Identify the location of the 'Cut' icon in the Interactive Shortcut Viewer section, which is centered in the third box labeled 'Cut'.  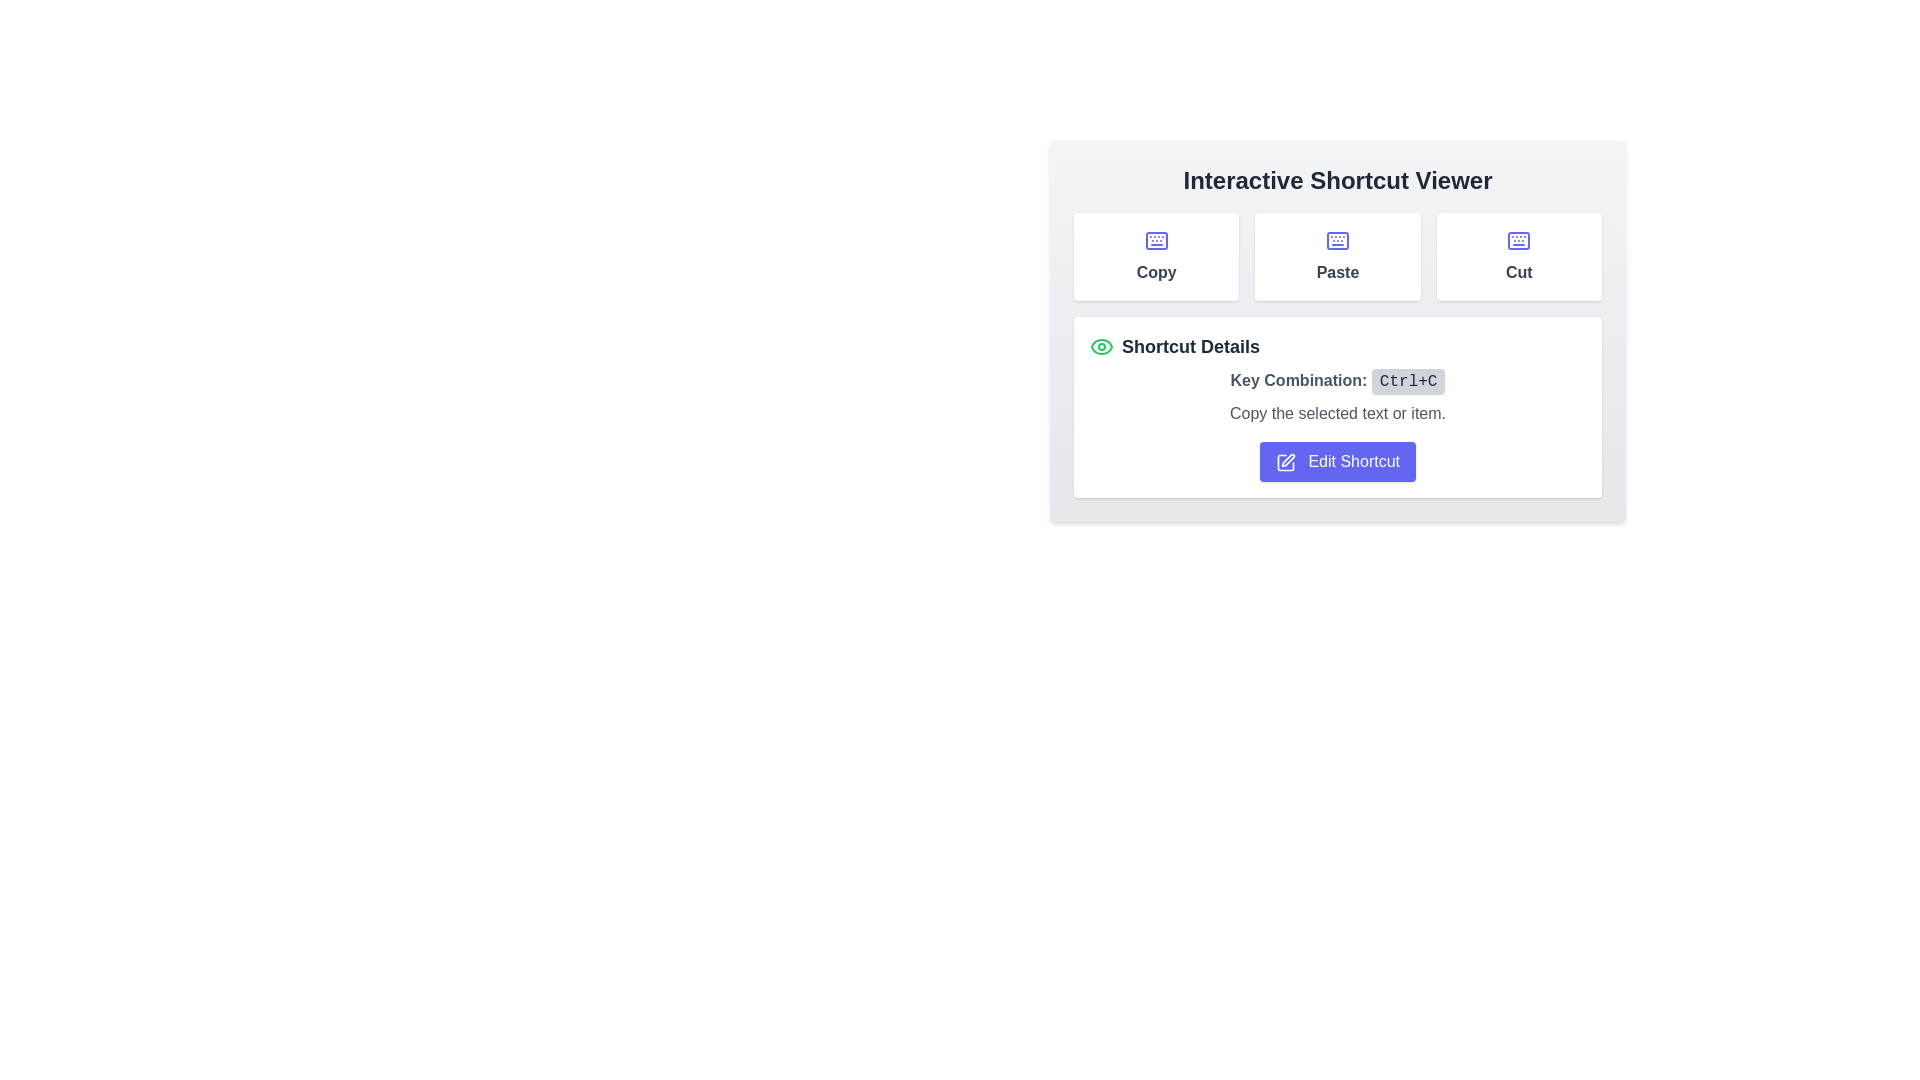
(1519, 239).